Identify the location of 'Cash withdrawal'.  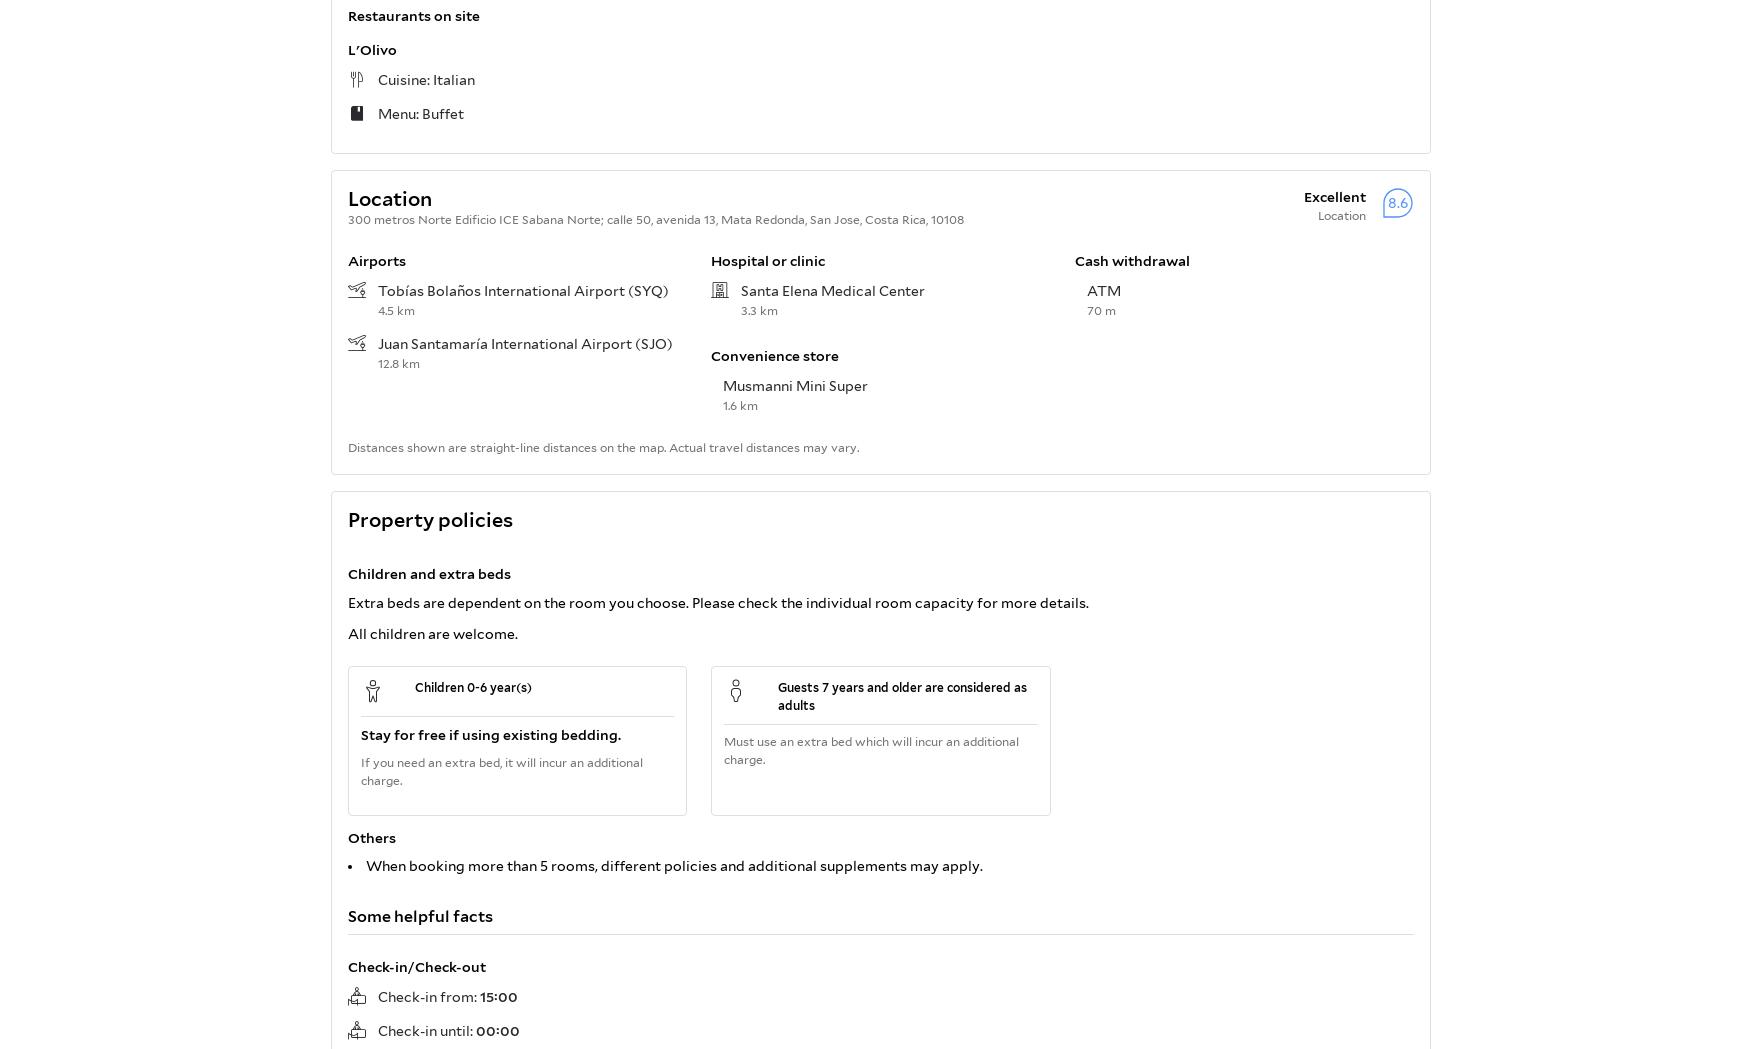
(1131, 259).